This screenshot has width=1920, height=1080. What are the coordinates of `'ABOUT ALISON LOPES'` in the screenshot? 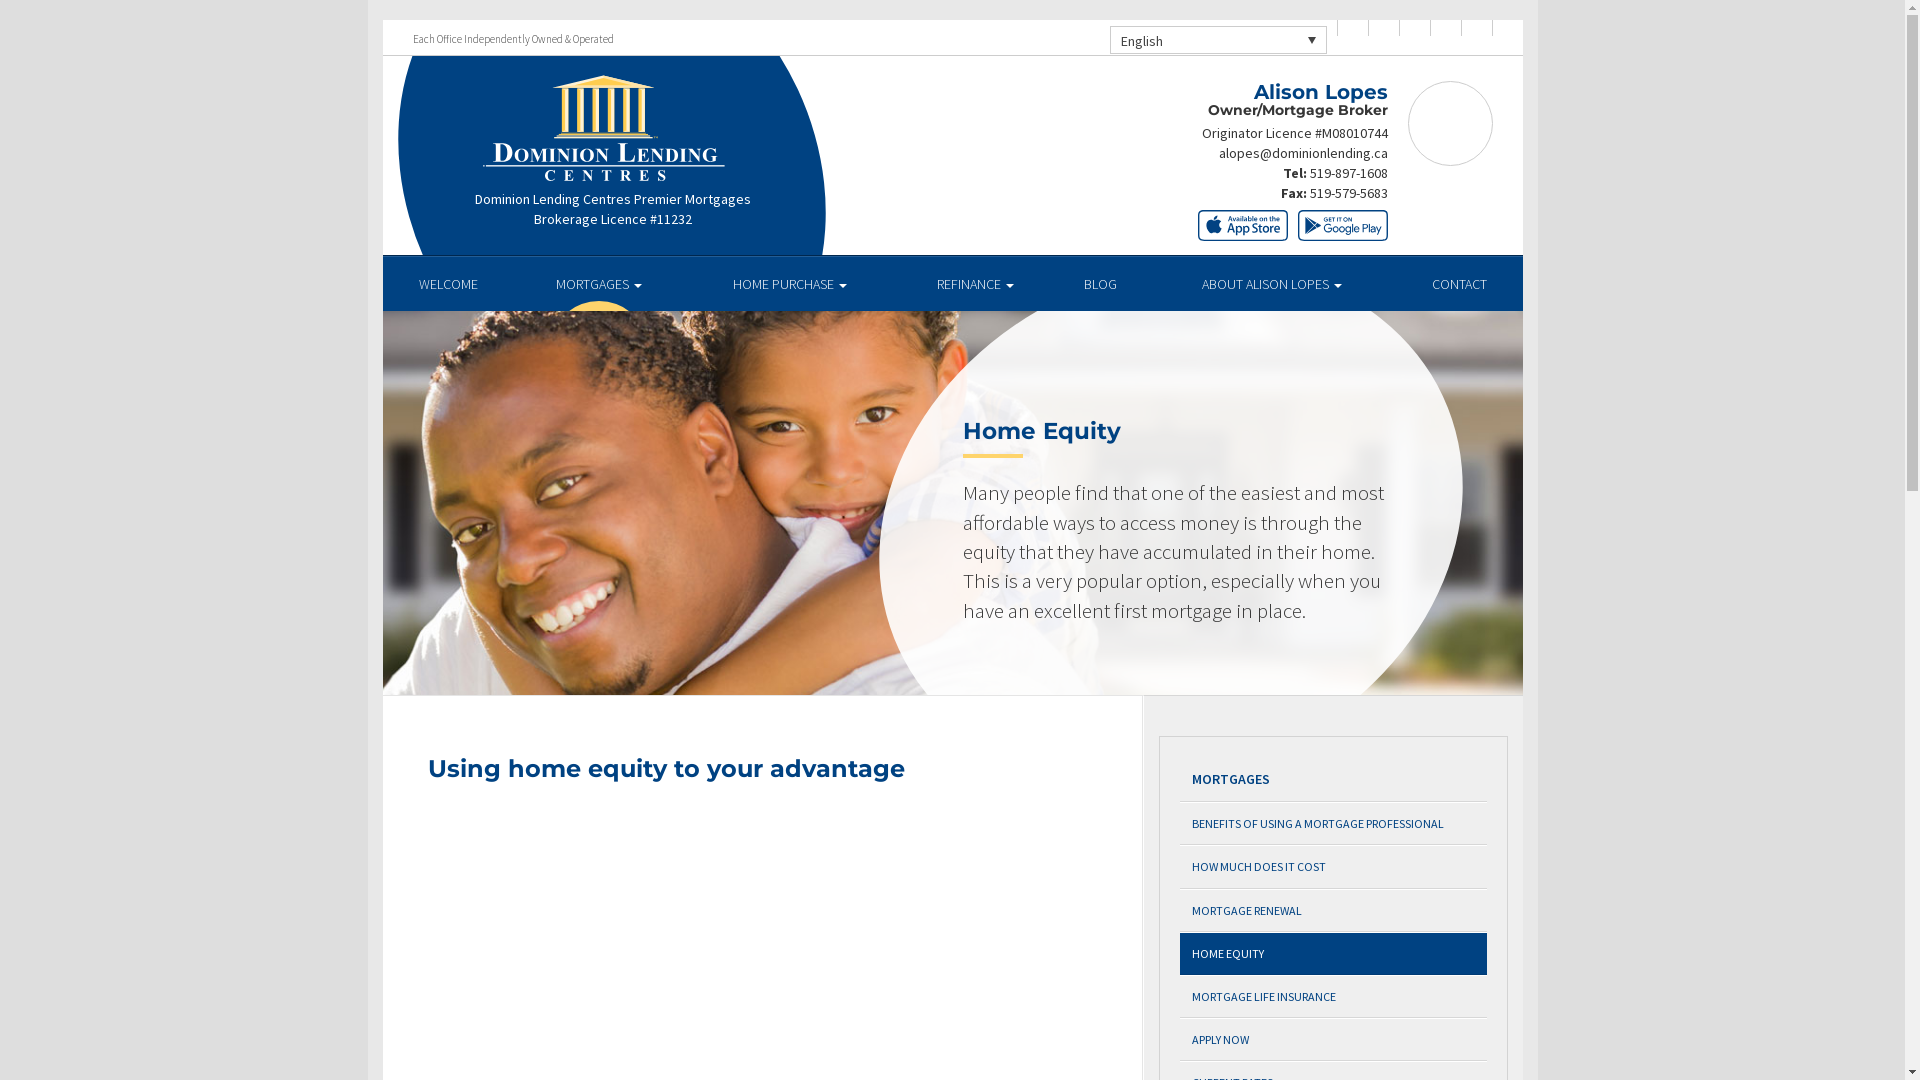 It's located at (1271, 284).